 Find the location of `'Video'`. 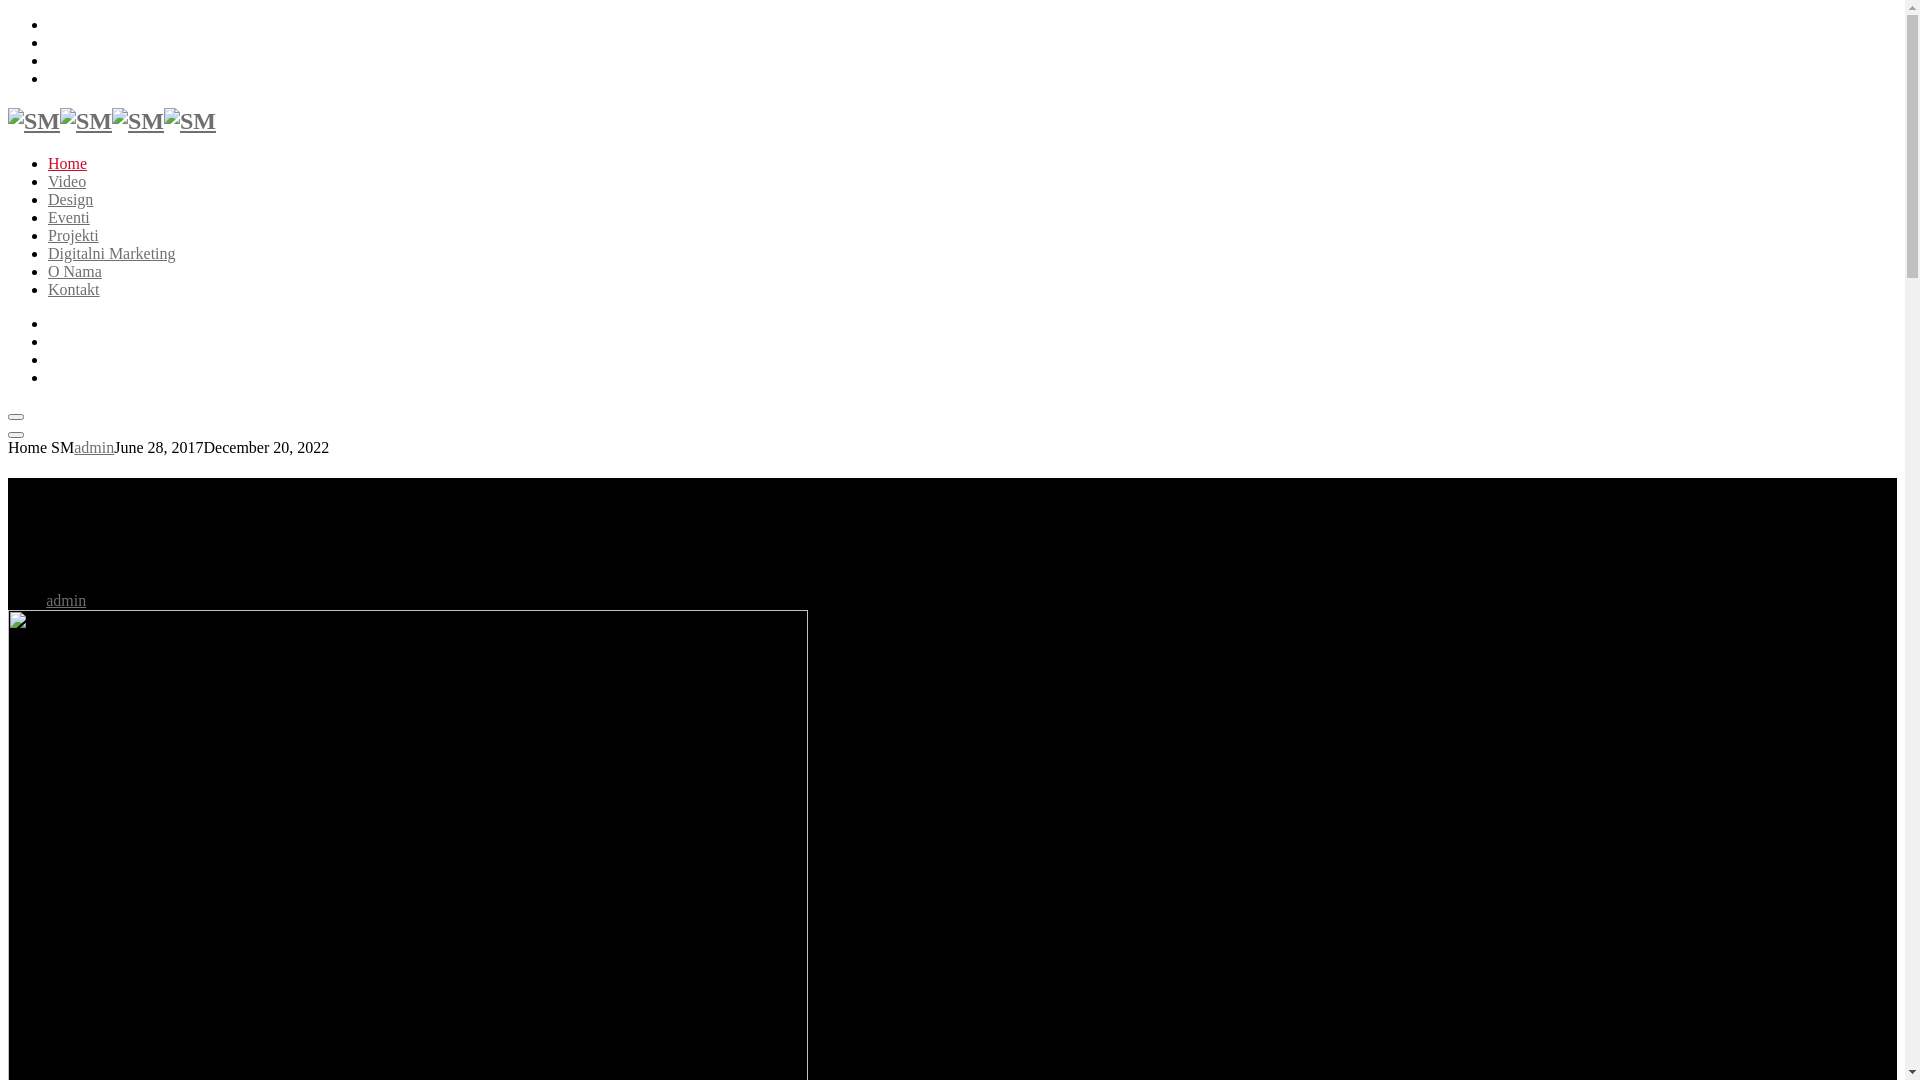

'Video' is located at coordinates (67, 181).